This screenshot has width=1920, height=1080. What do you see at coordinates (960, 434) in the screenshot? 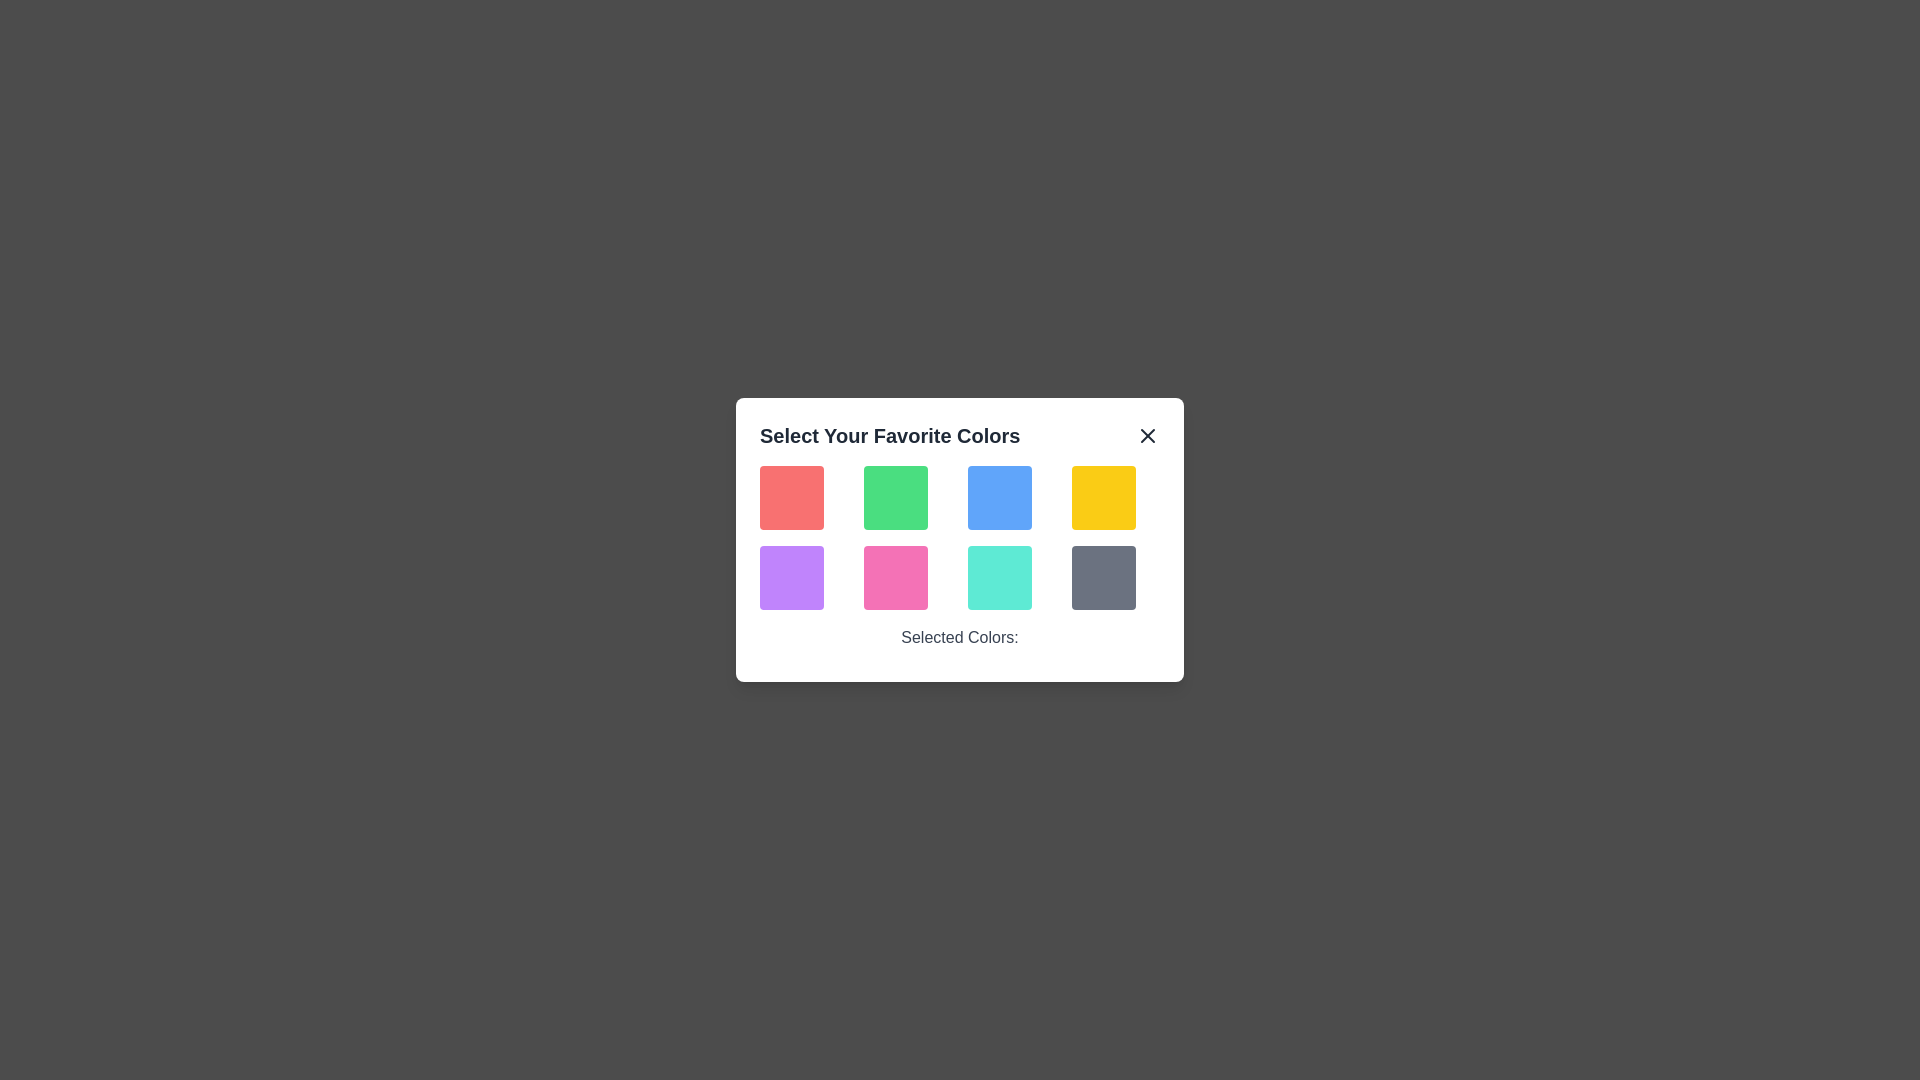
I see `the header text 'Select Your Favorite Colors'` at bounding box center [960, 434].